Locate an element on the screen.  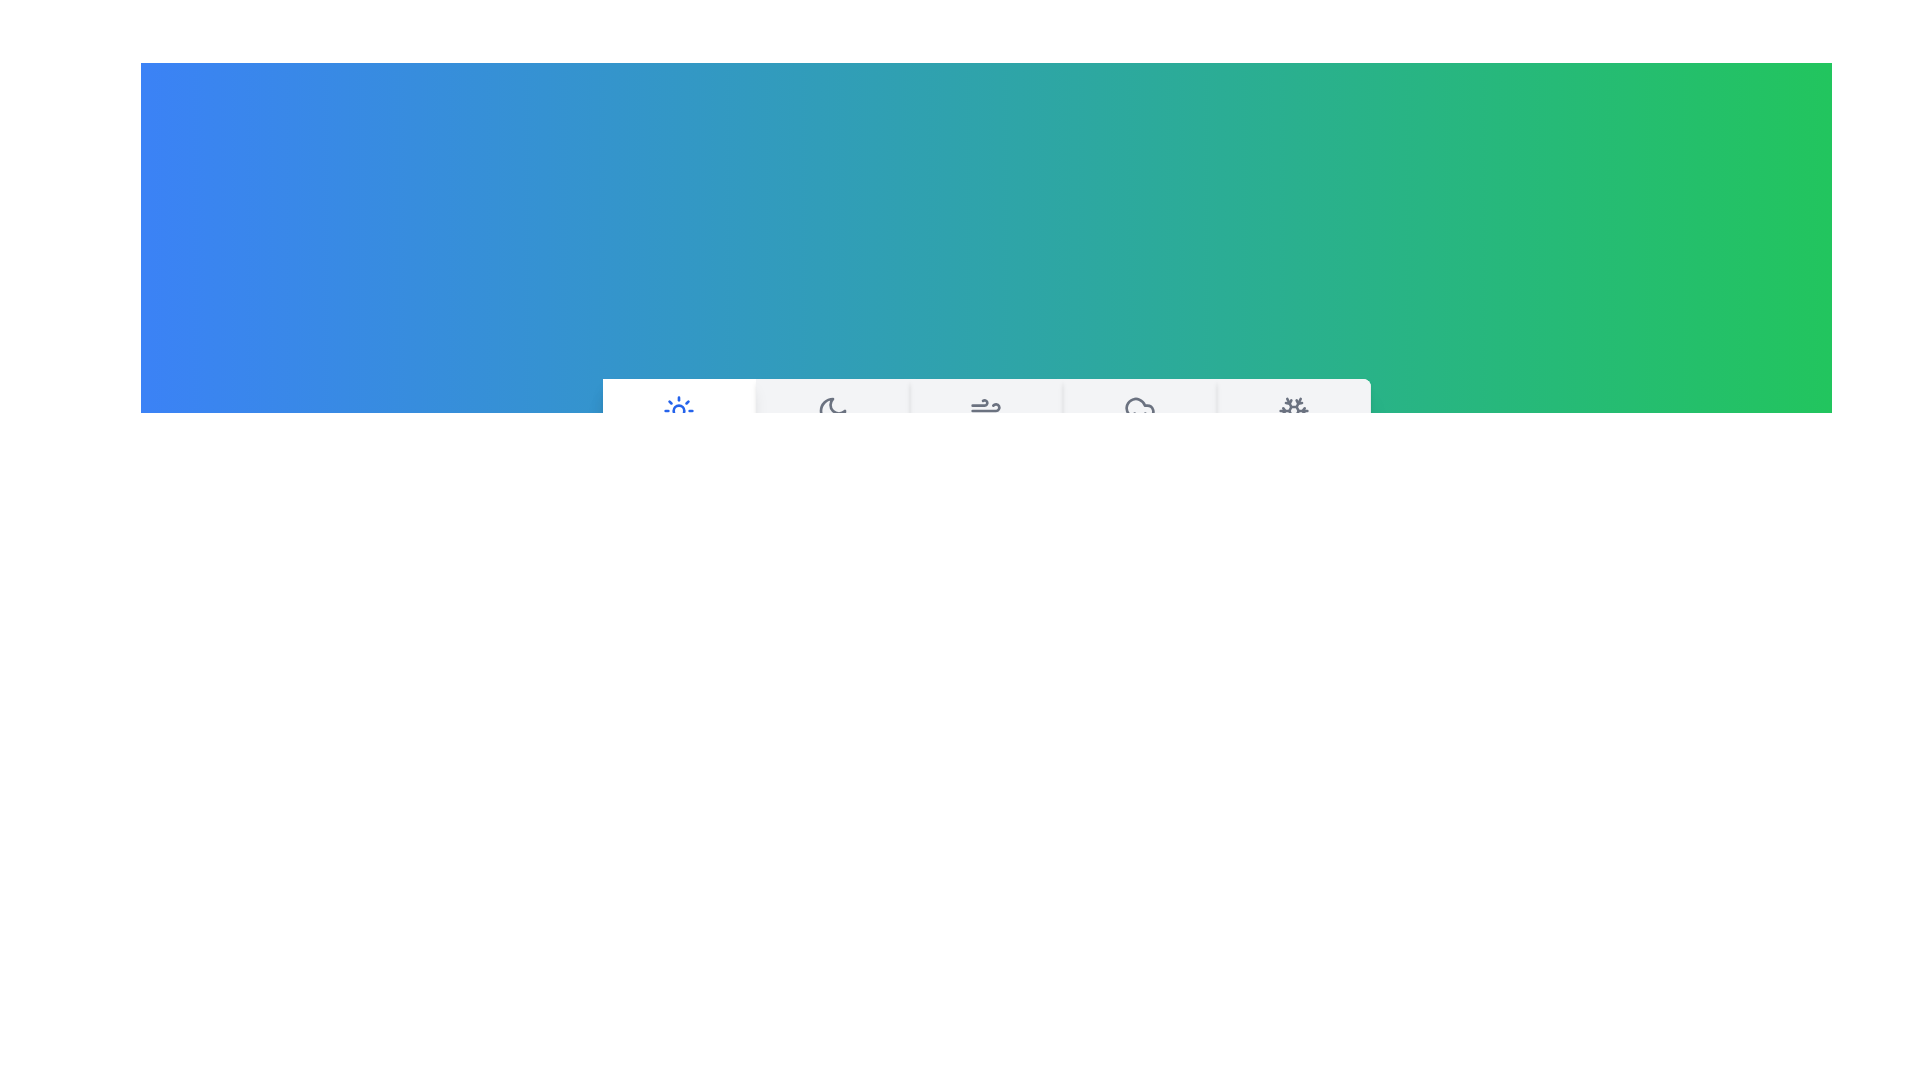
the weather tab labeled Windy is located at coordinates (986, 430).